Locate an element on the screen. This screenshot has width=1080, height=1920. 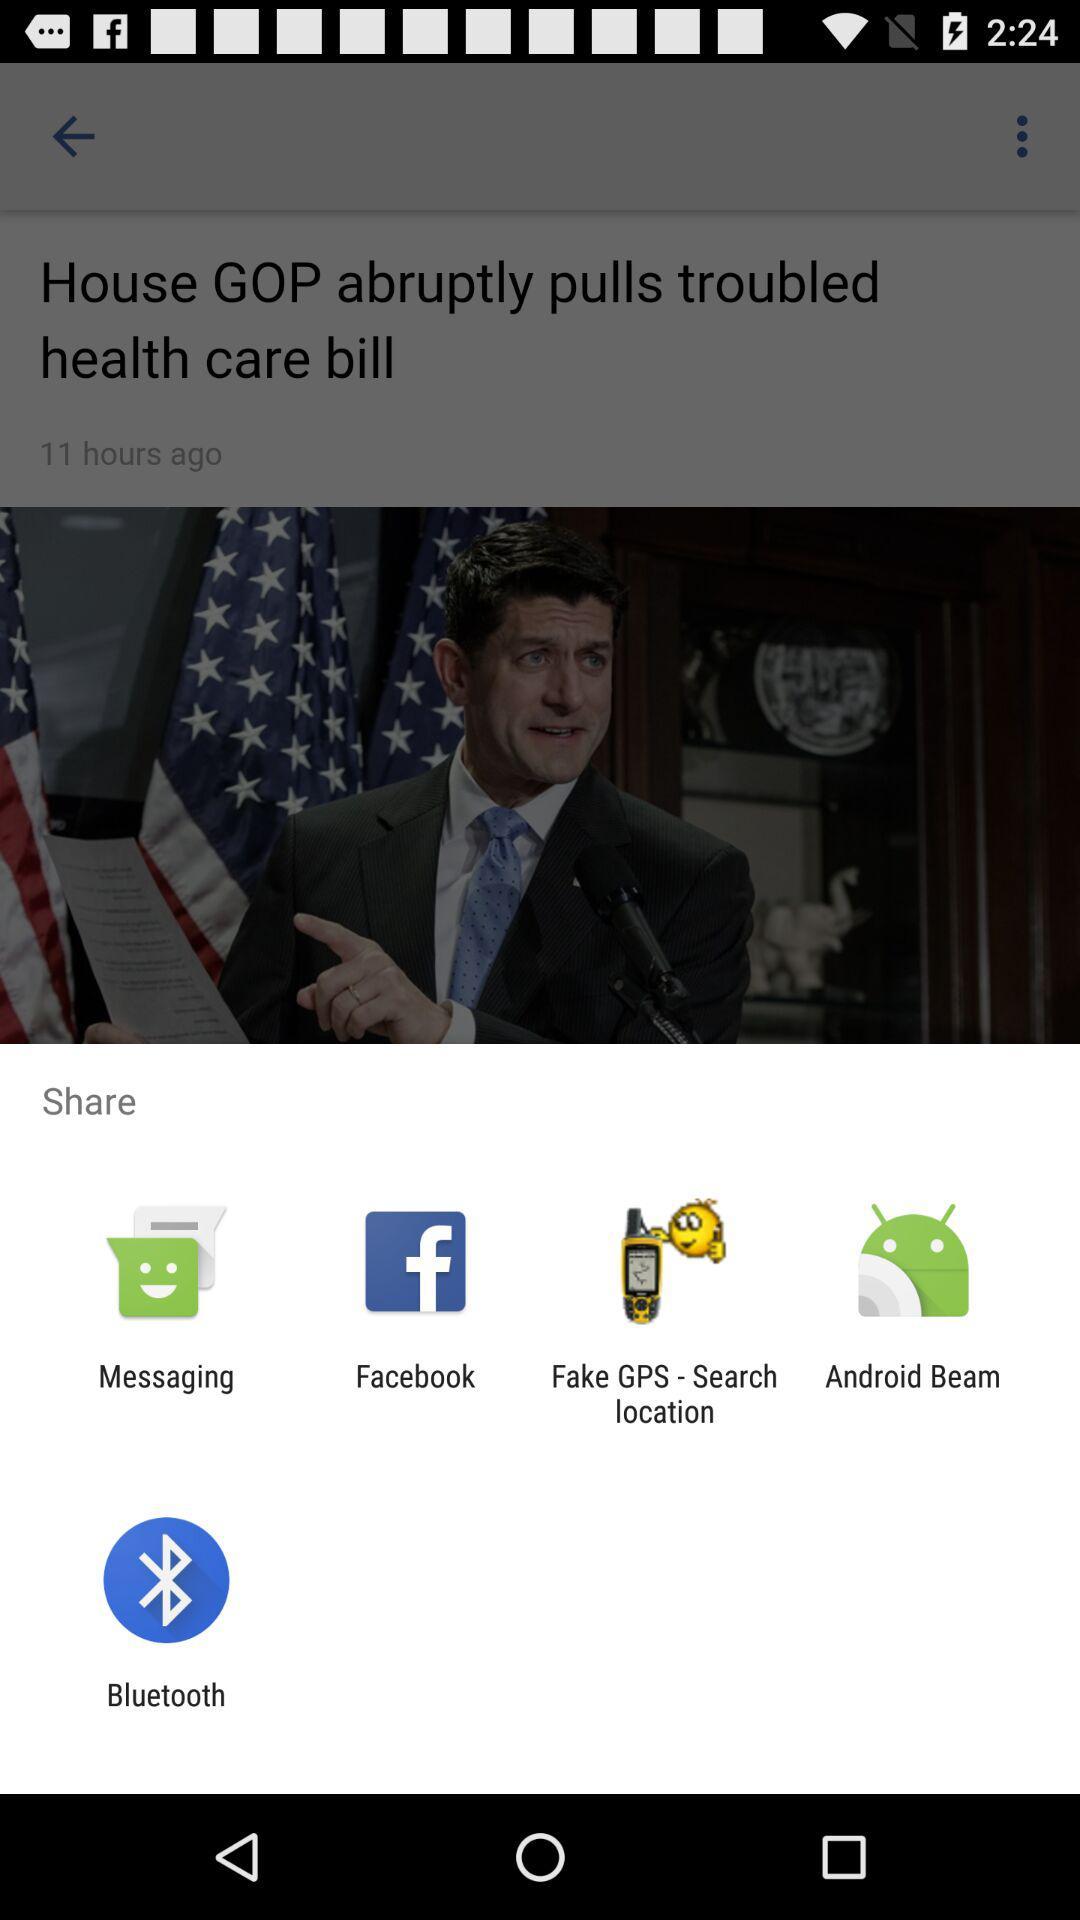
messaging item is located at coordinates (165, 1392).